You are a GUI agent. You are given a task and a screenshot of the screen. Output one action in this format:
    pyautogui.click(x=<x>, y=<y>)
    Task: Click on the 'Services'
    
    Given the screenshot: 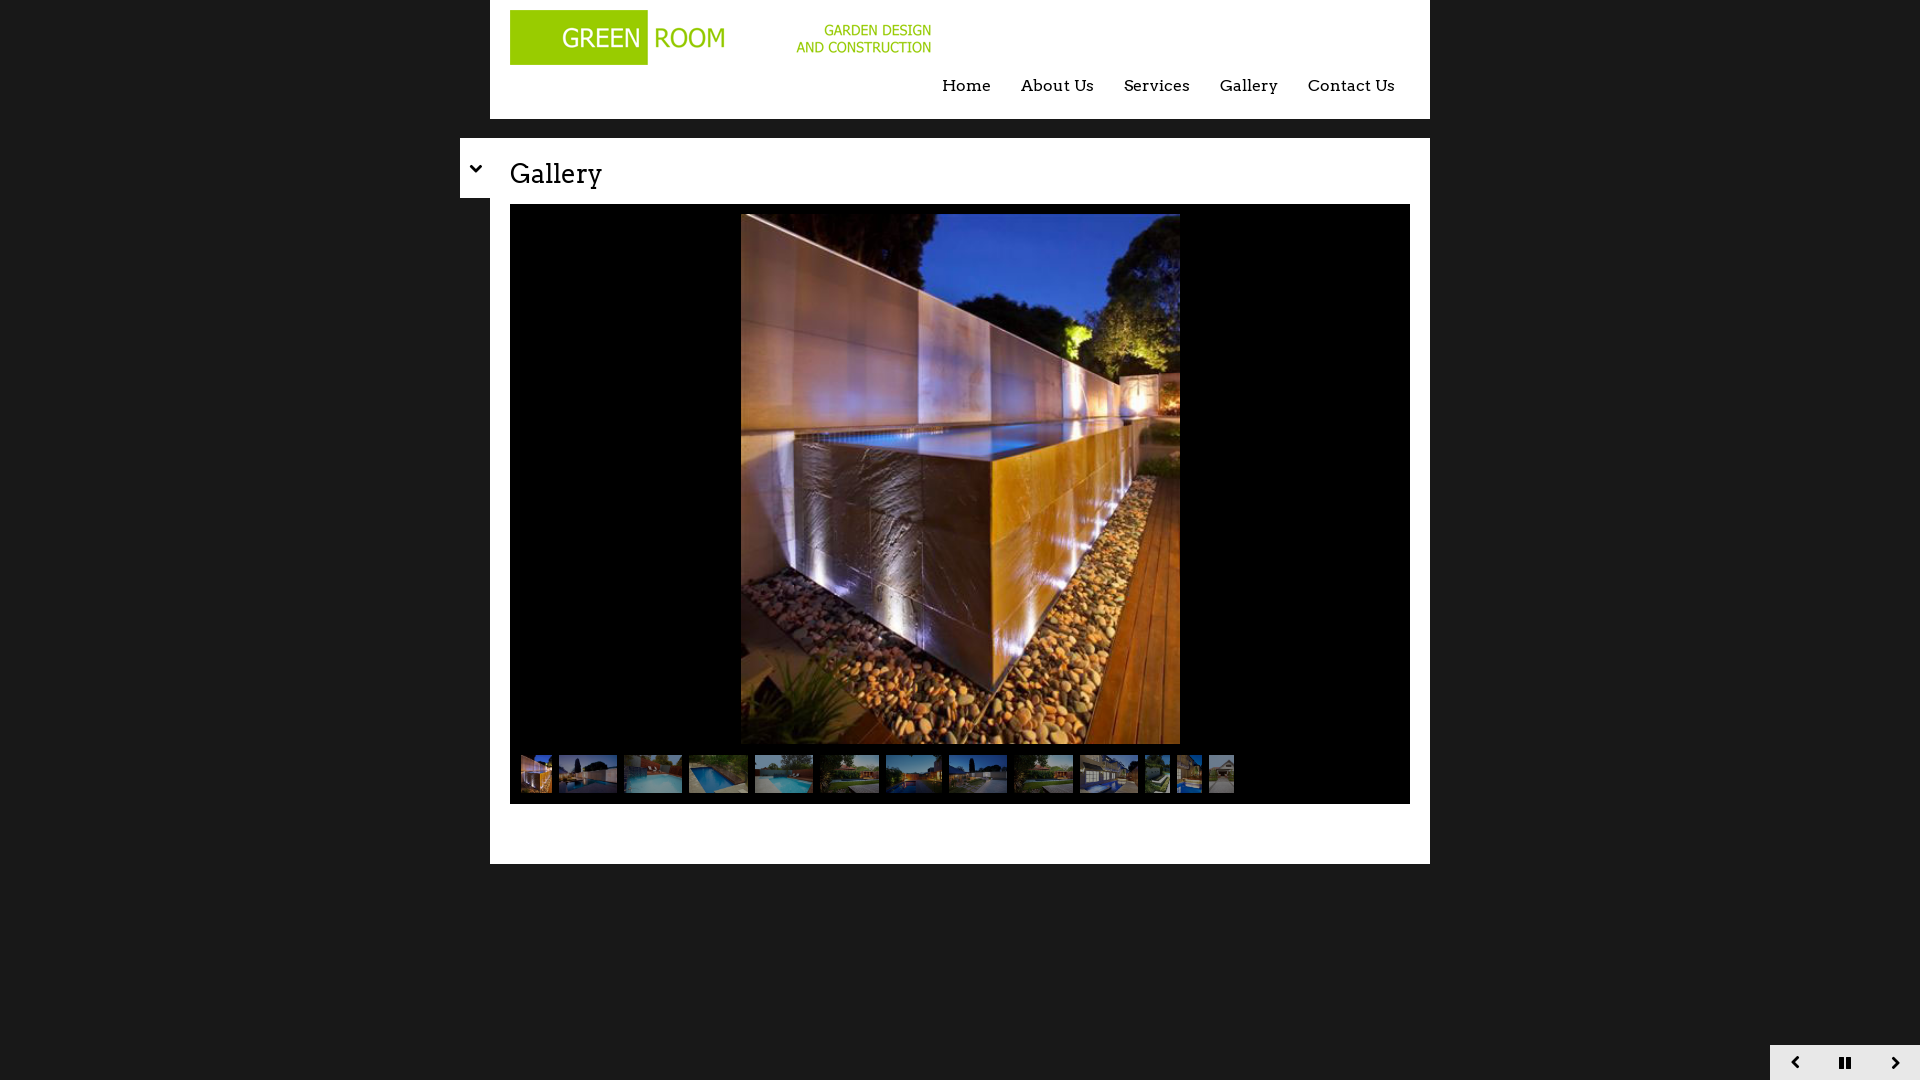 What is the action you would take?
    pyautogui.click(x=1156, y=85)
    